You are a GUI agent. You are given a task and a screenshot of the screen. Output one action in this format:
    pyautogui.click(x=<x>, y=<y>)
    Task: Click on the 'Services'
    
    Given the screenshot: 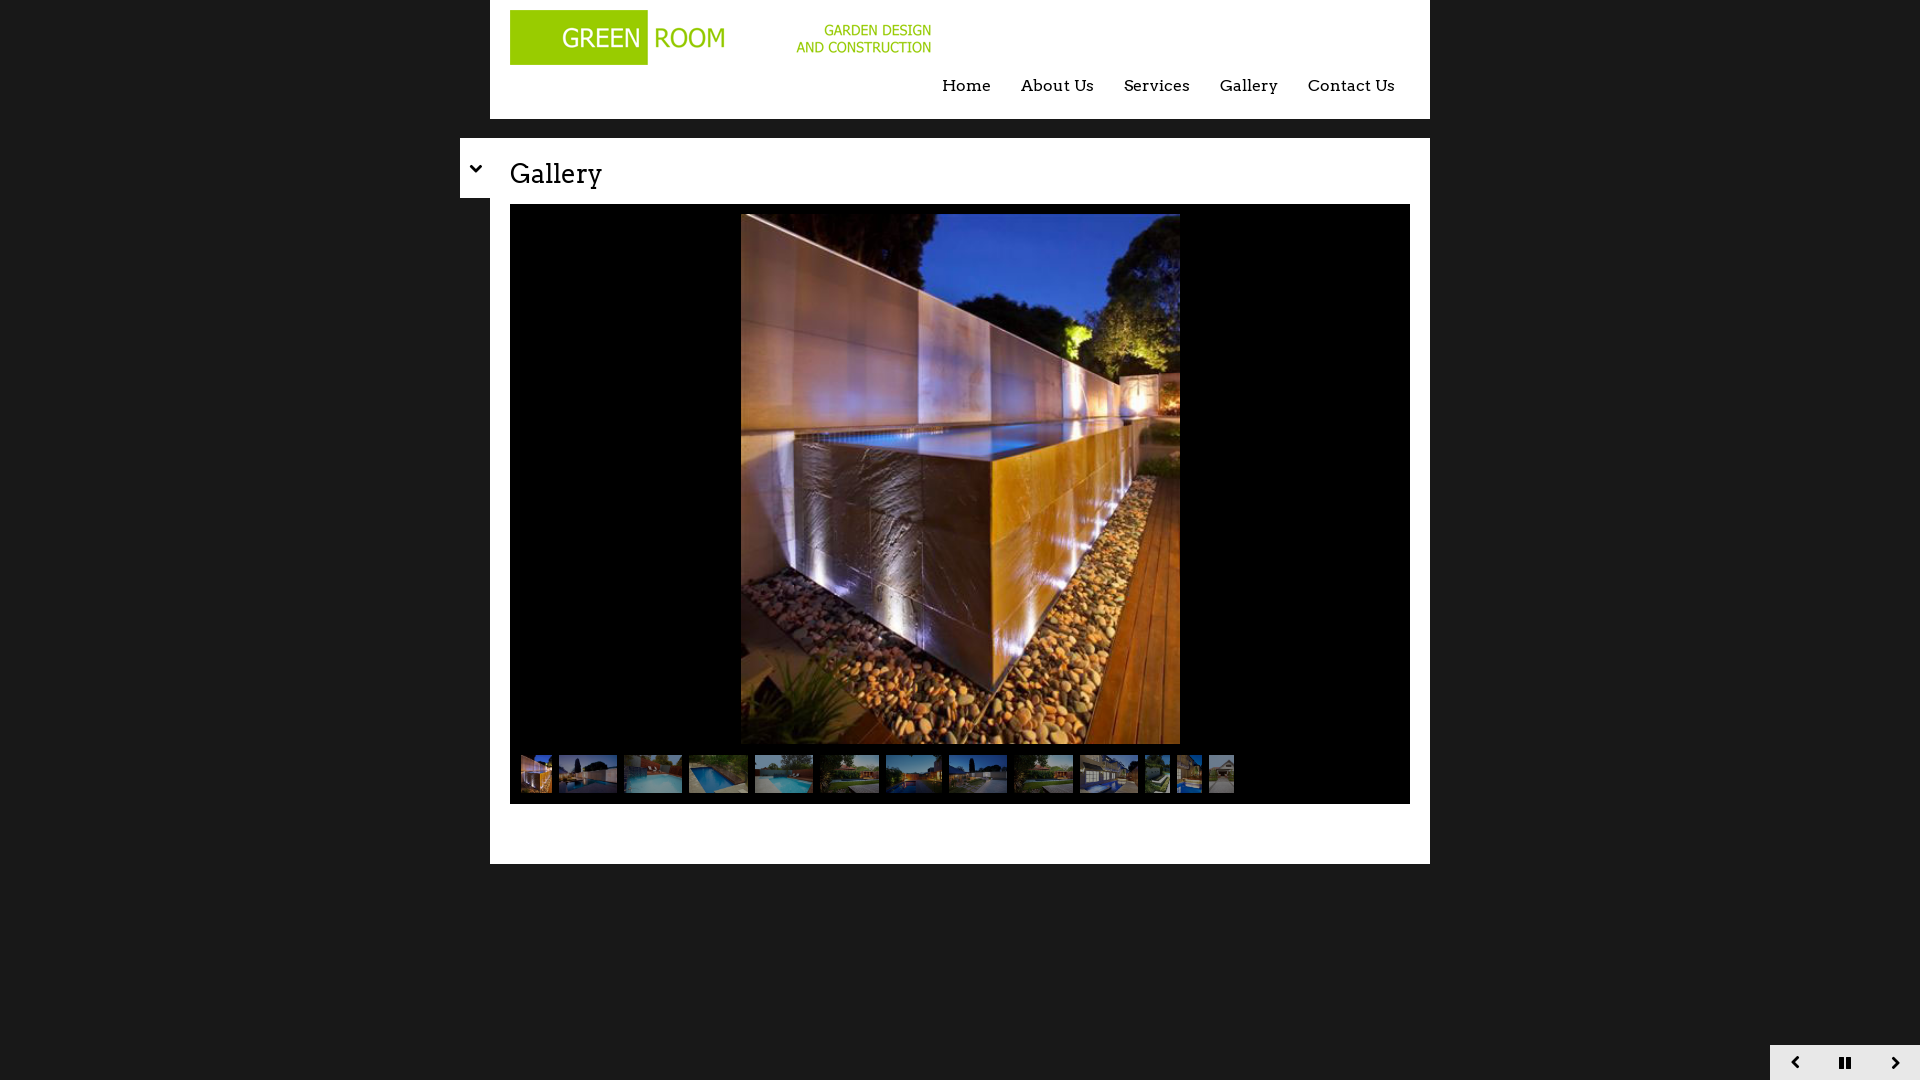 What is the action you would take?
    pyautogui.click(x=1156, y=85)
    